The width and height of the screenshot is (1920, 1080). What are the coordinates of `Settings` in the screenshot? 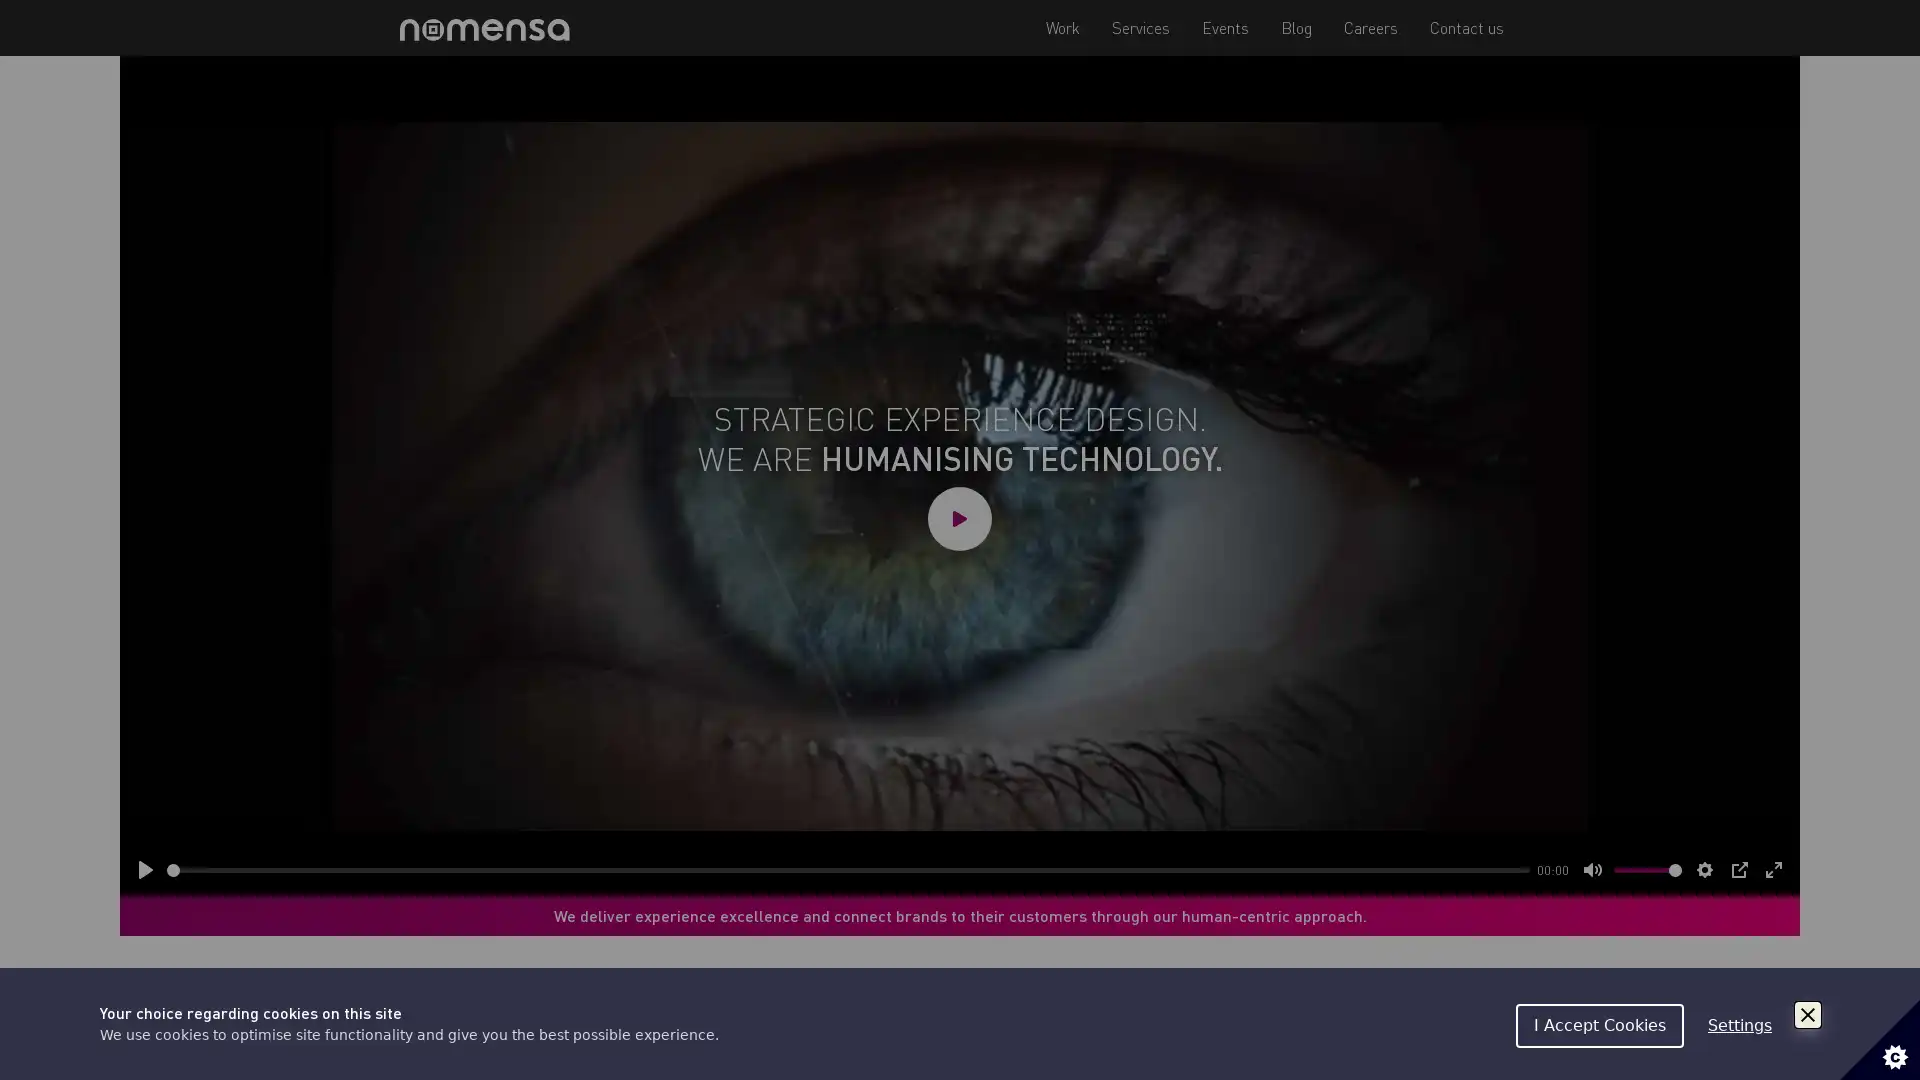 It's located at (1738, 1026).